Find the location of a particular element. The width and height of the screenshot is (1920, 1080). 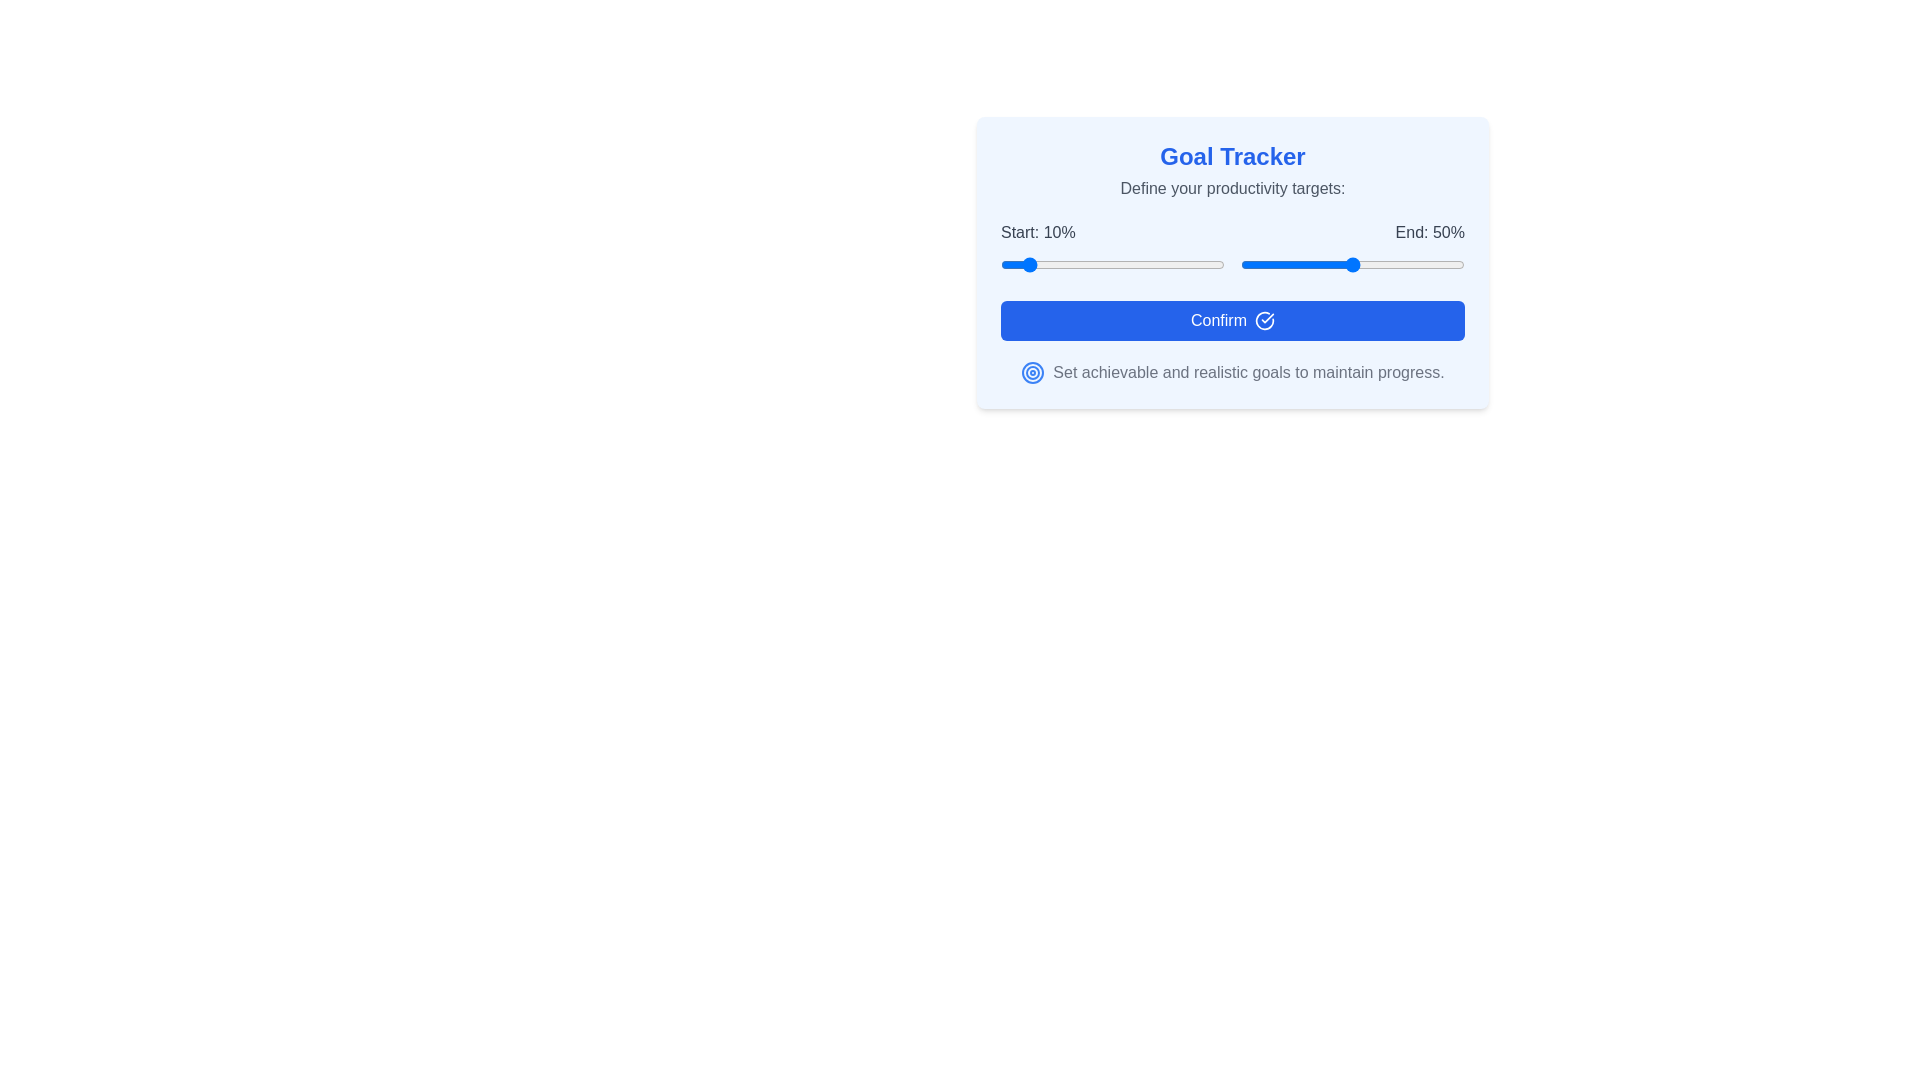

the decorative circle within the SVG target icon located at the bottom left of the 'Goal Tracker' informational block for specific stylings or highlights is located at coordinates (1033, 373).